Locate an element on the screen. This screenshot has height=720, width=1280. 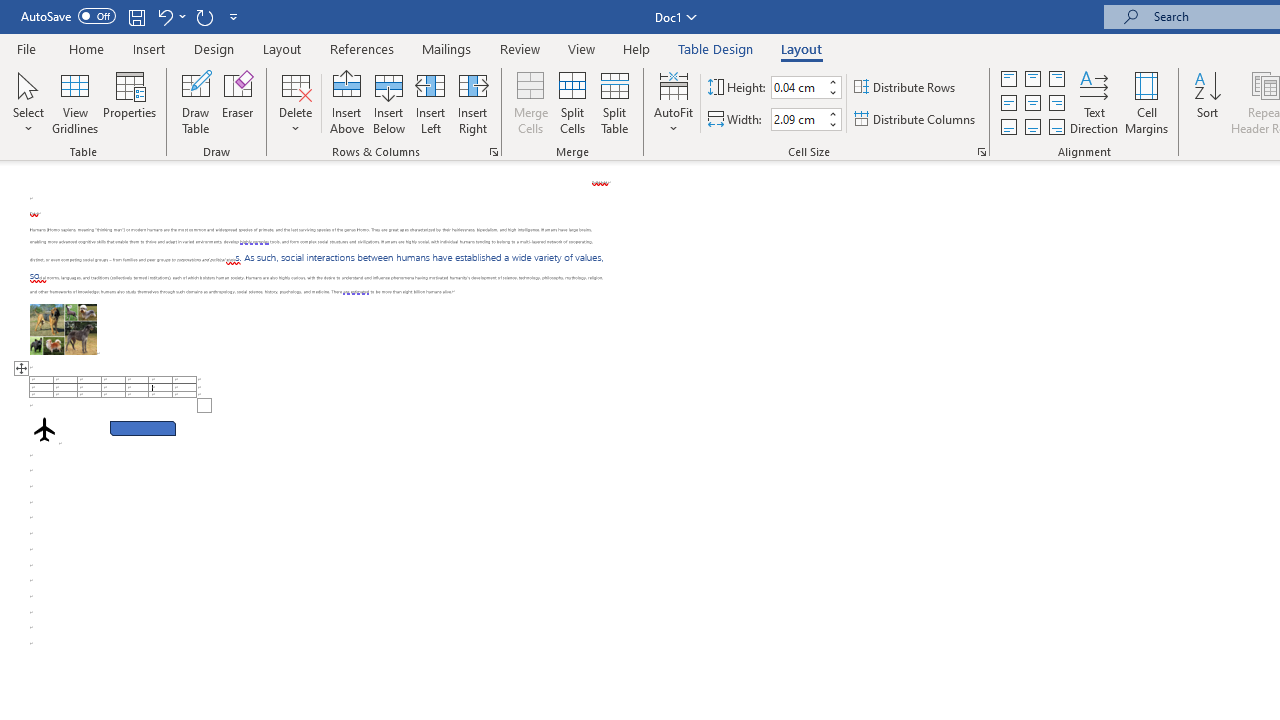
'Distribute Rows' is located at coordinates (905, 86).